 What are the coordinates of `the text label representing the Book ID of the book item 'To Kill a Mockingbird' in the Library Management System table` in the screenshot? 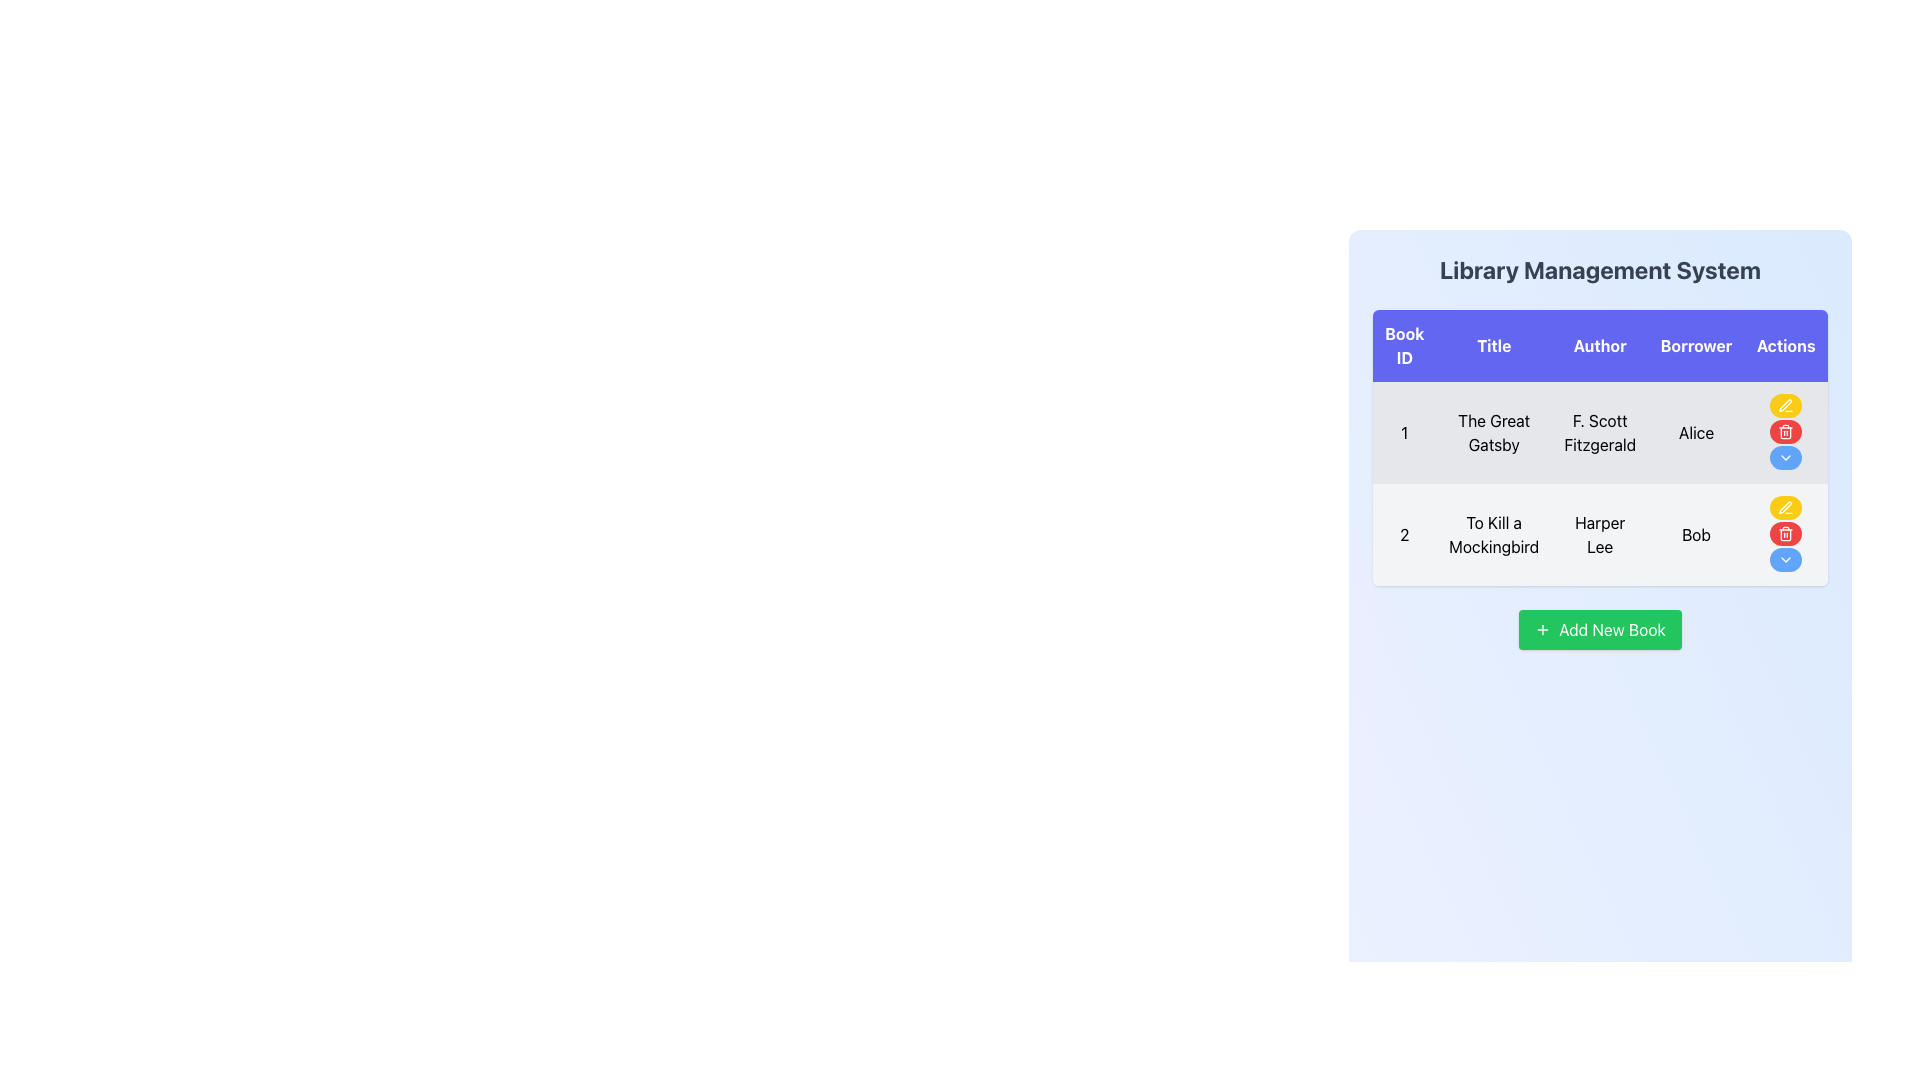 It's located at (1403, 534).